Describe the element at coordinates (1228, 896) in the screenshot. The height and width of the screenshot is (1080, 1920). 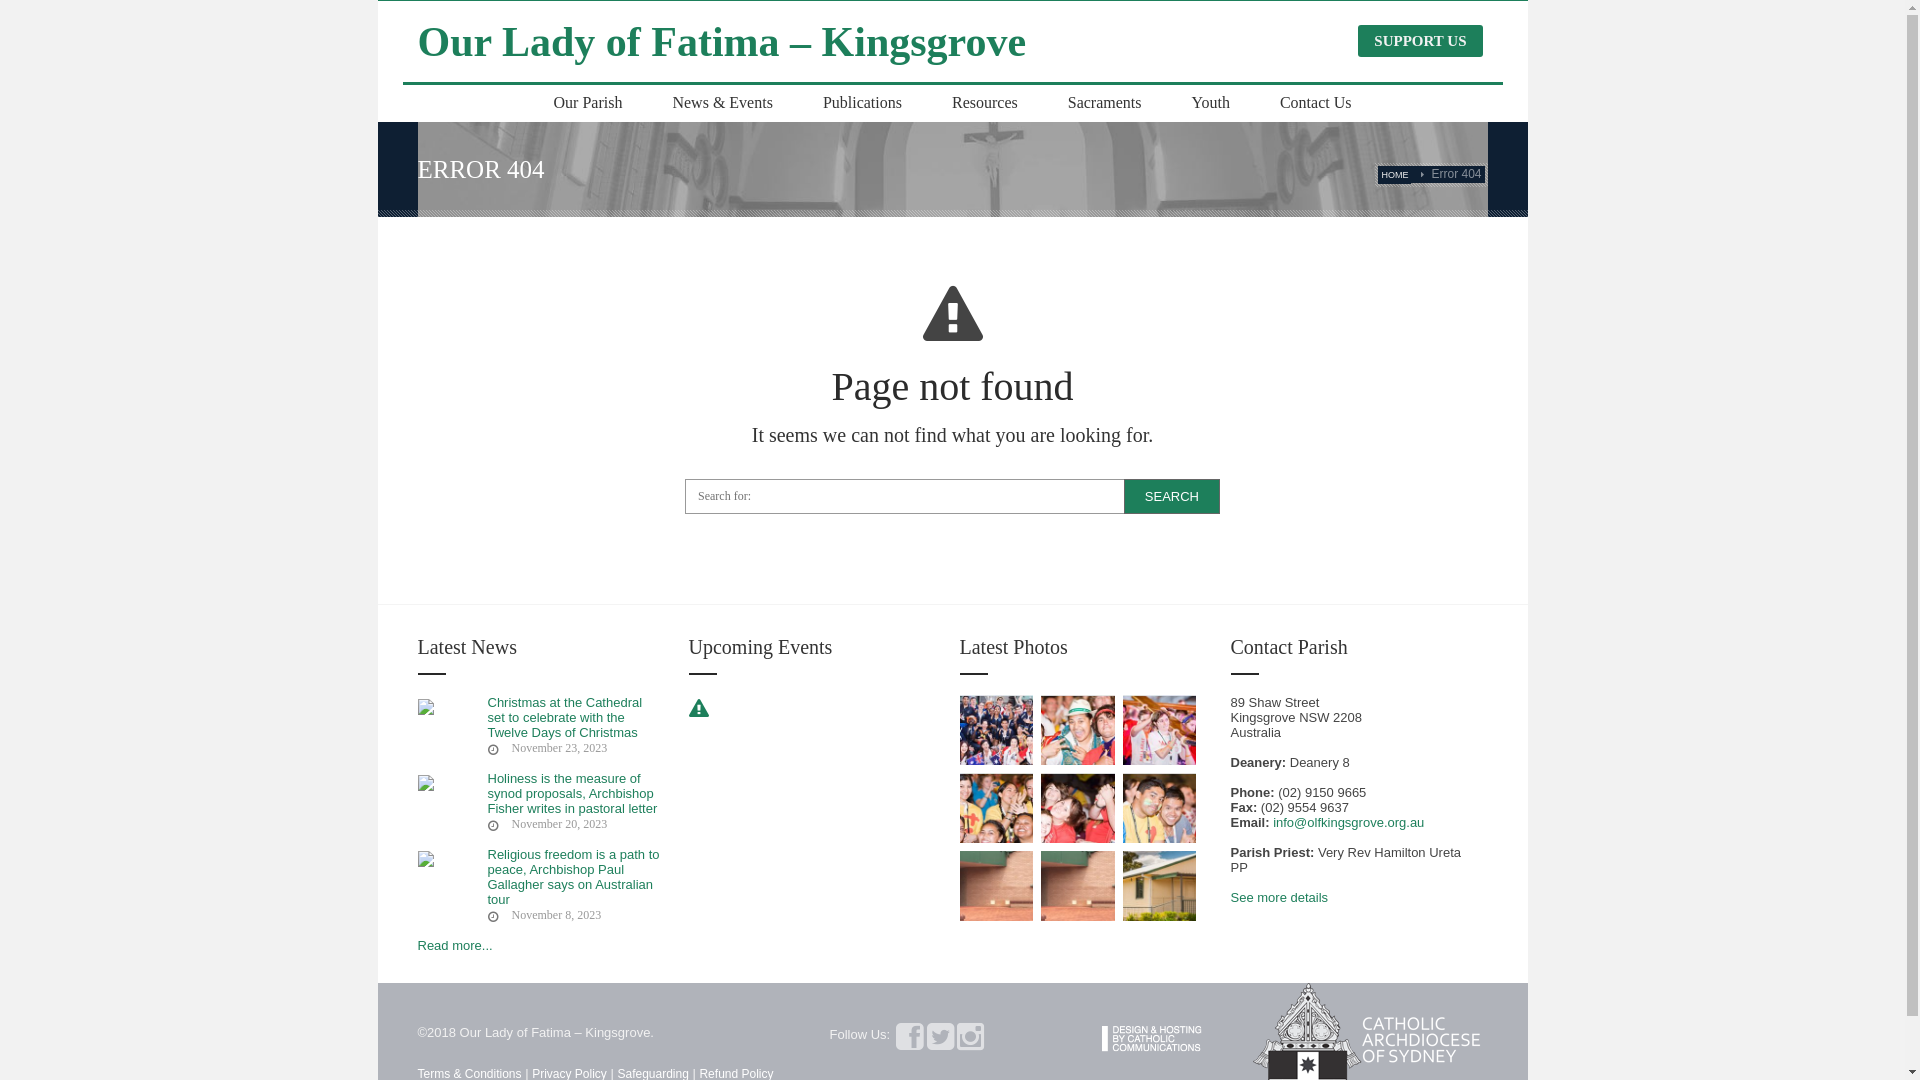
I see `'See more details'` at that location.